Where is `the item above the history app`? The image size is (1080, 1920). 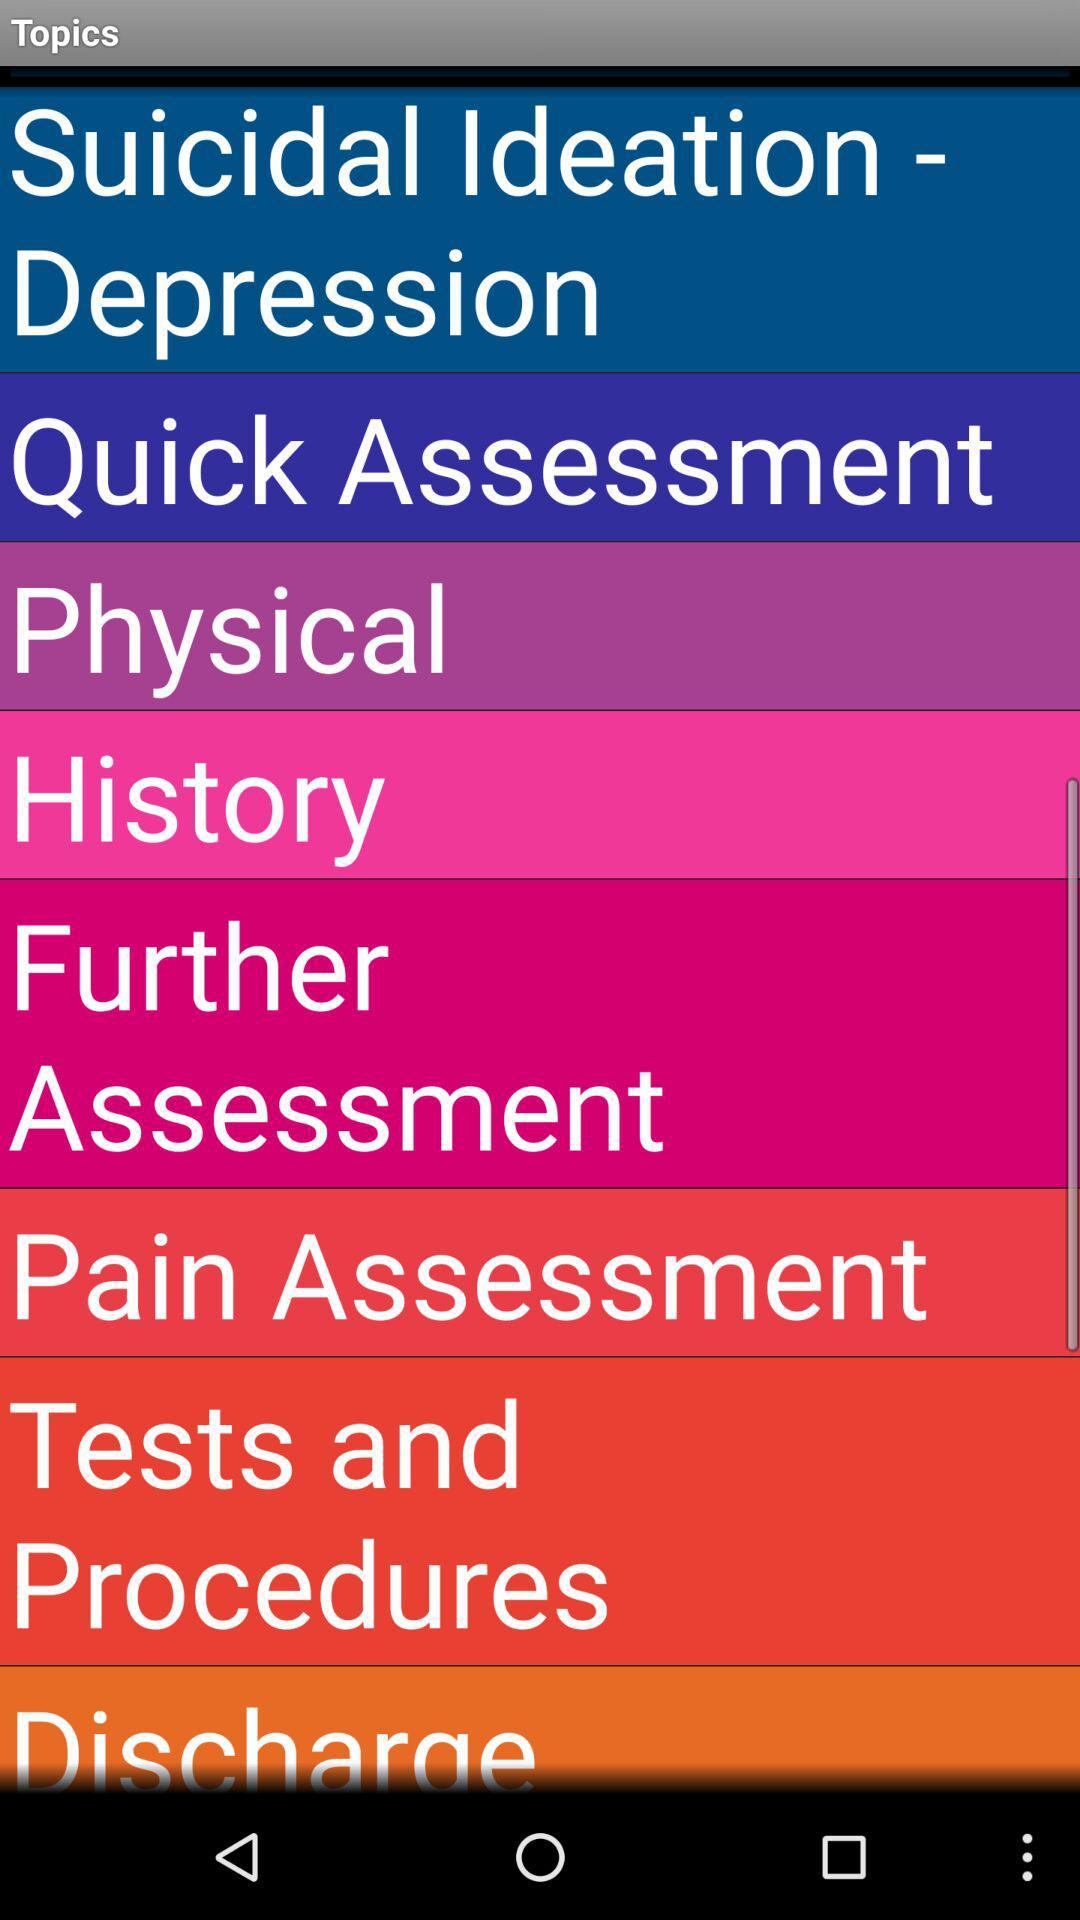
the item above the history app is located at coordinates (540, 624).